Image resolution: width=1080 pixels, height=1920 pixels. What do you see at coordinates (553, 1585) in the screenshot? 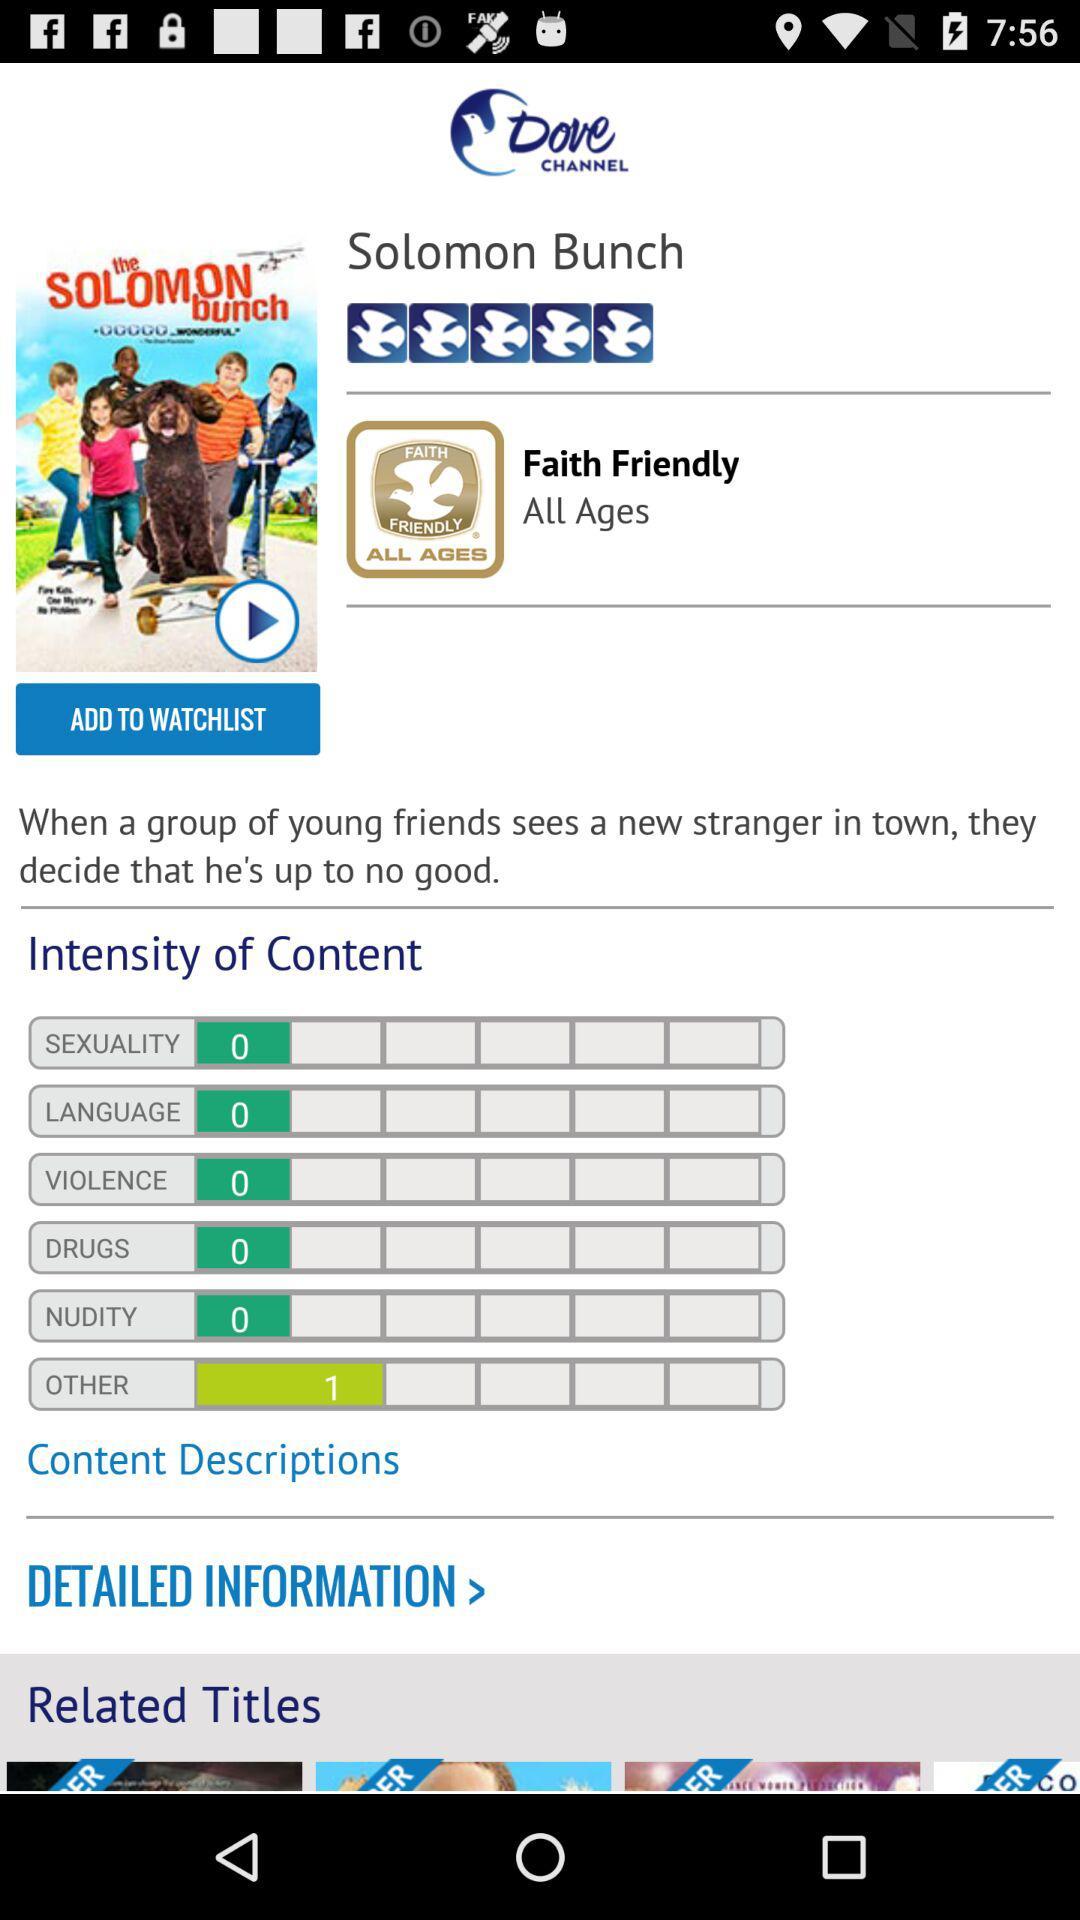
I see `the detailed information >` at bounding box center [553, 1585].